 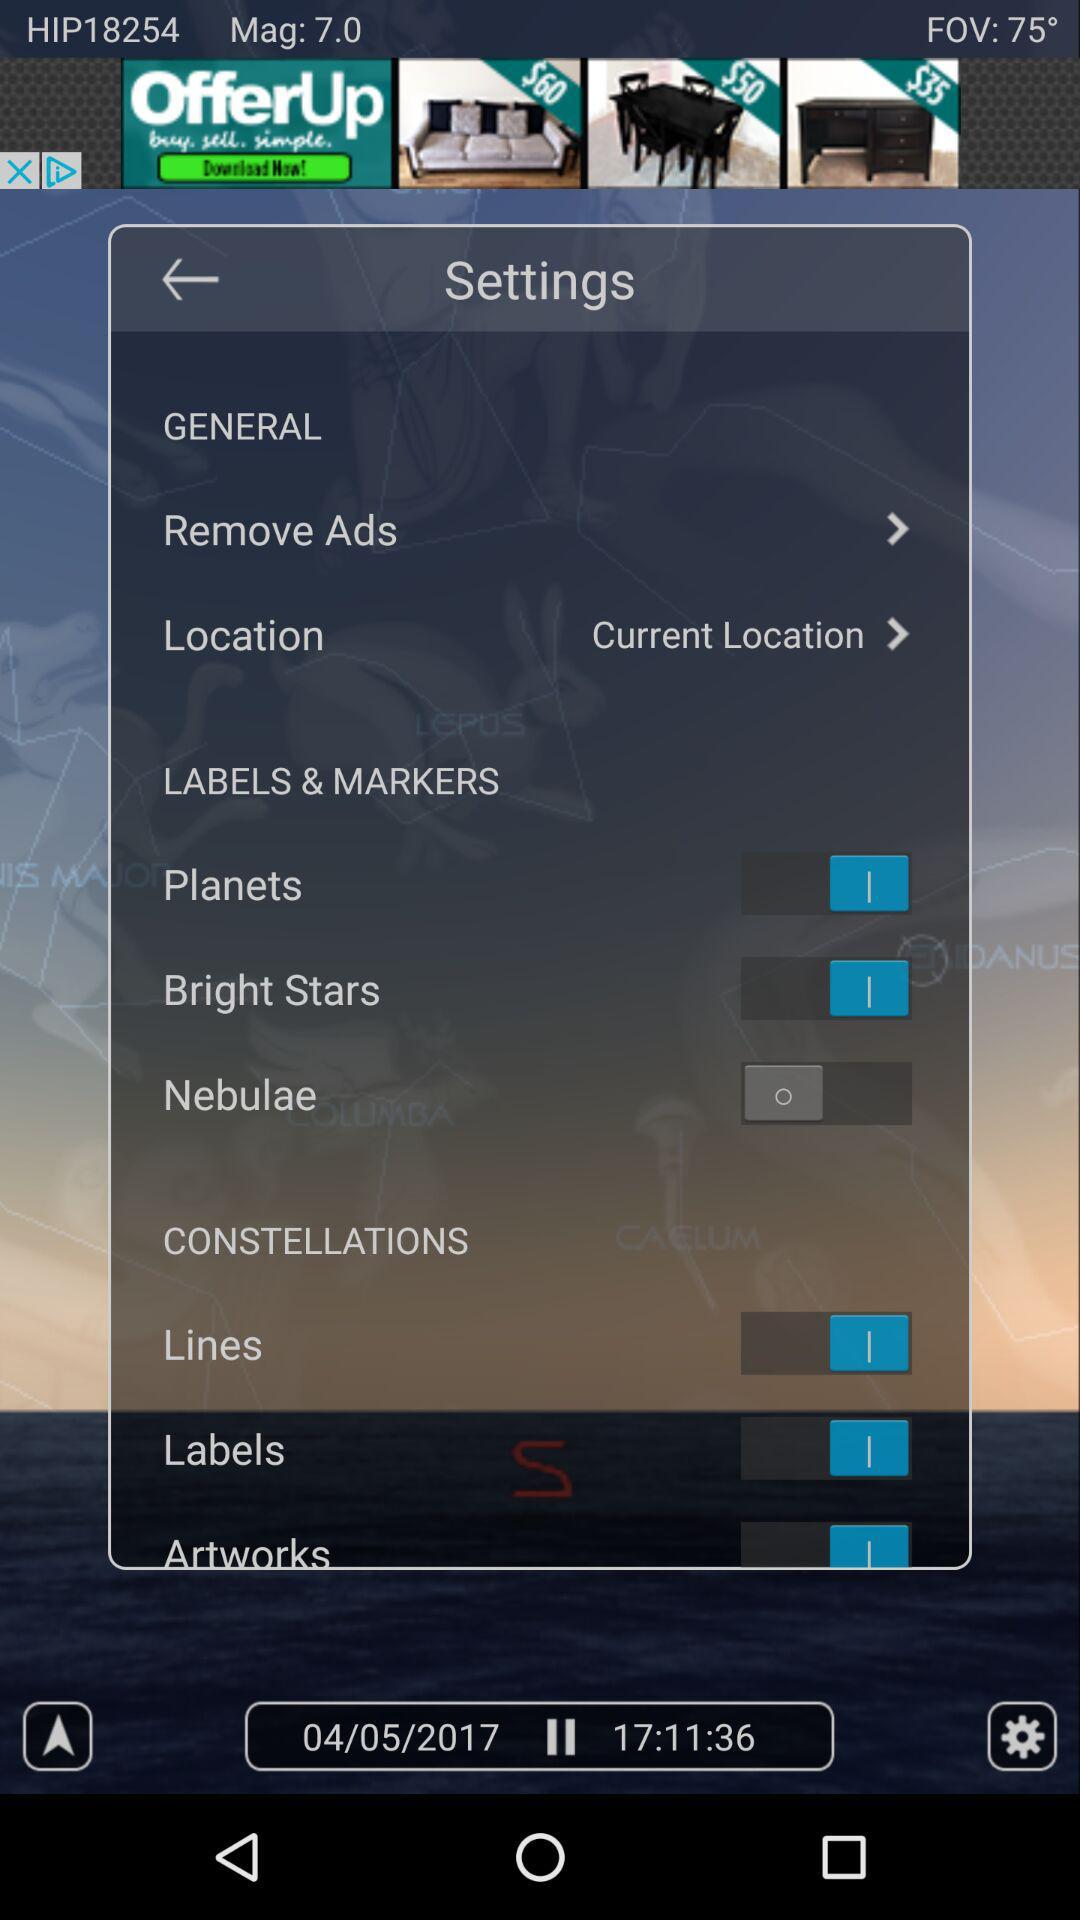 I want to click on on-of, so click(x=852, y=882).